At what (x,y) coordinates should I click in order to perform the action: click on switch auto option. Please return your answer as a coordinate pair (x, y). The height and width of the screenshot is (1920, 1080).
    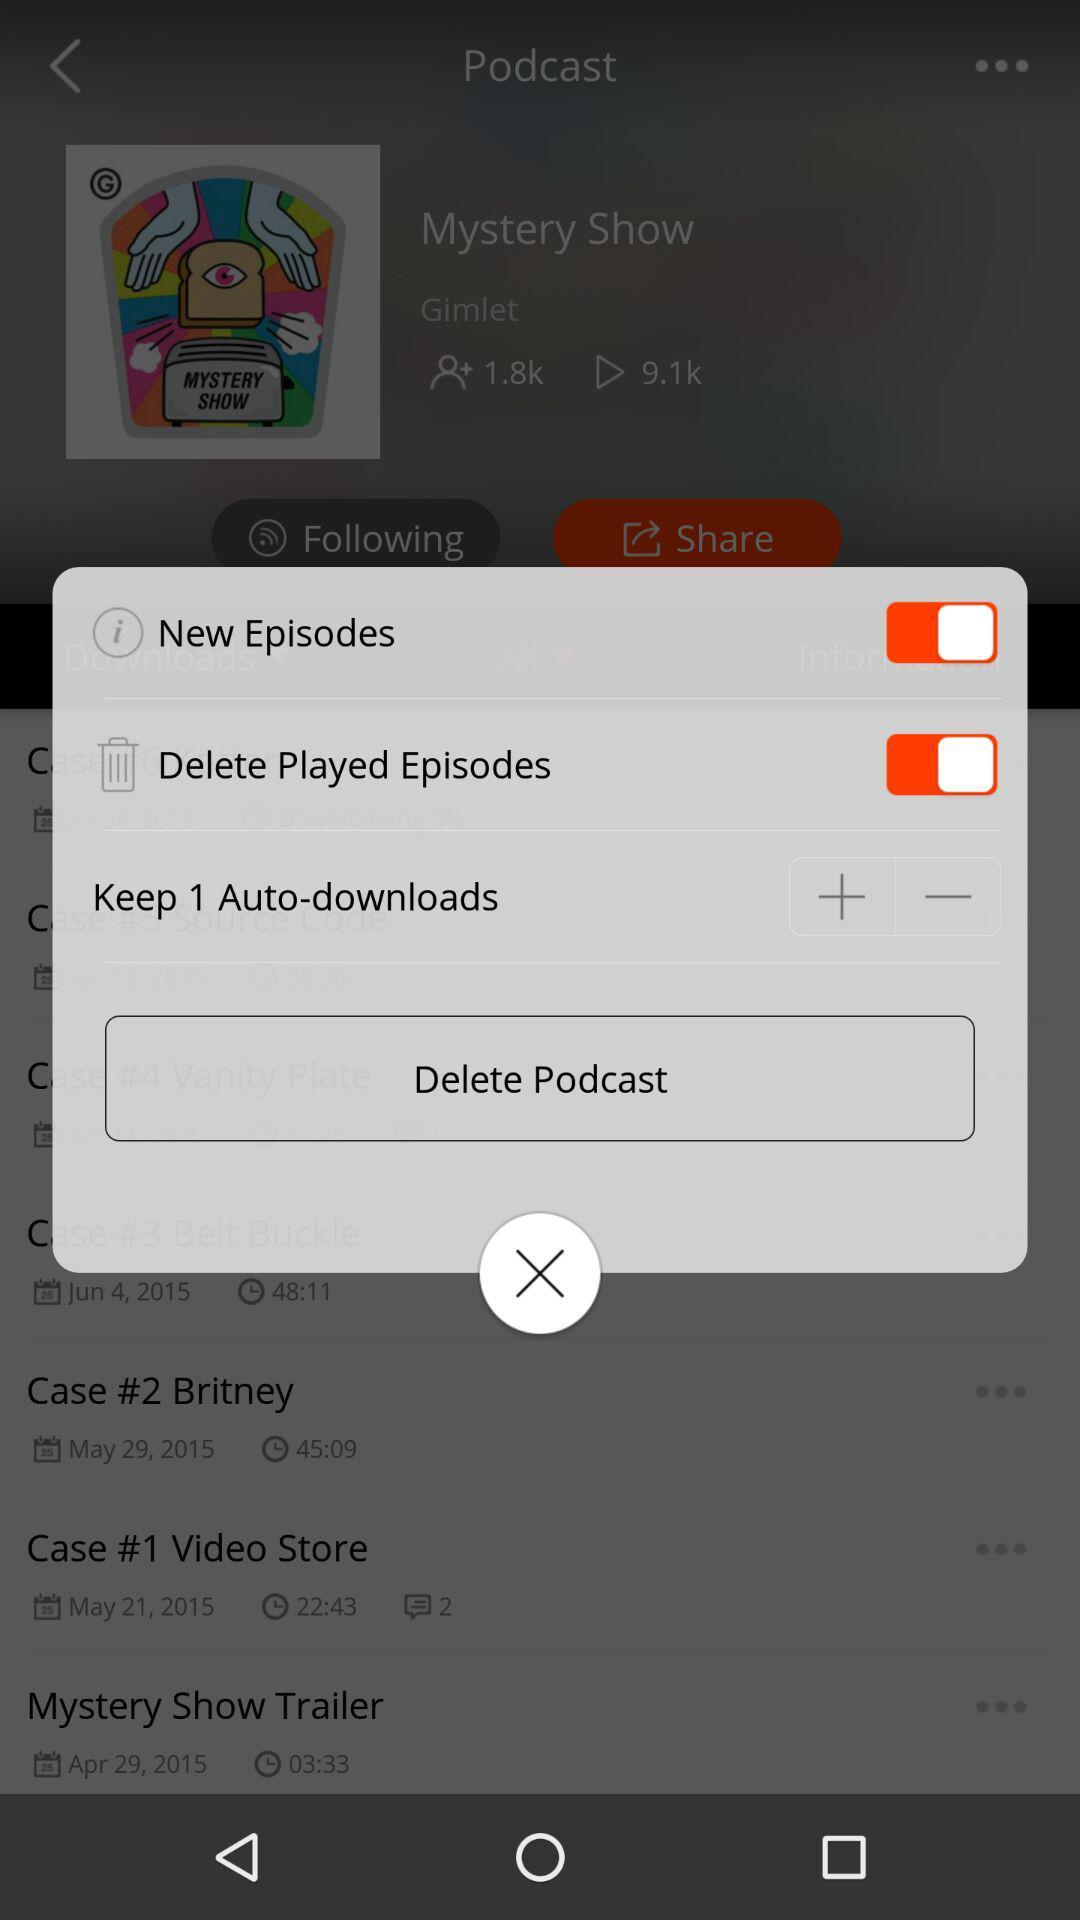
    Looking at the image, I should click on (941, 763).